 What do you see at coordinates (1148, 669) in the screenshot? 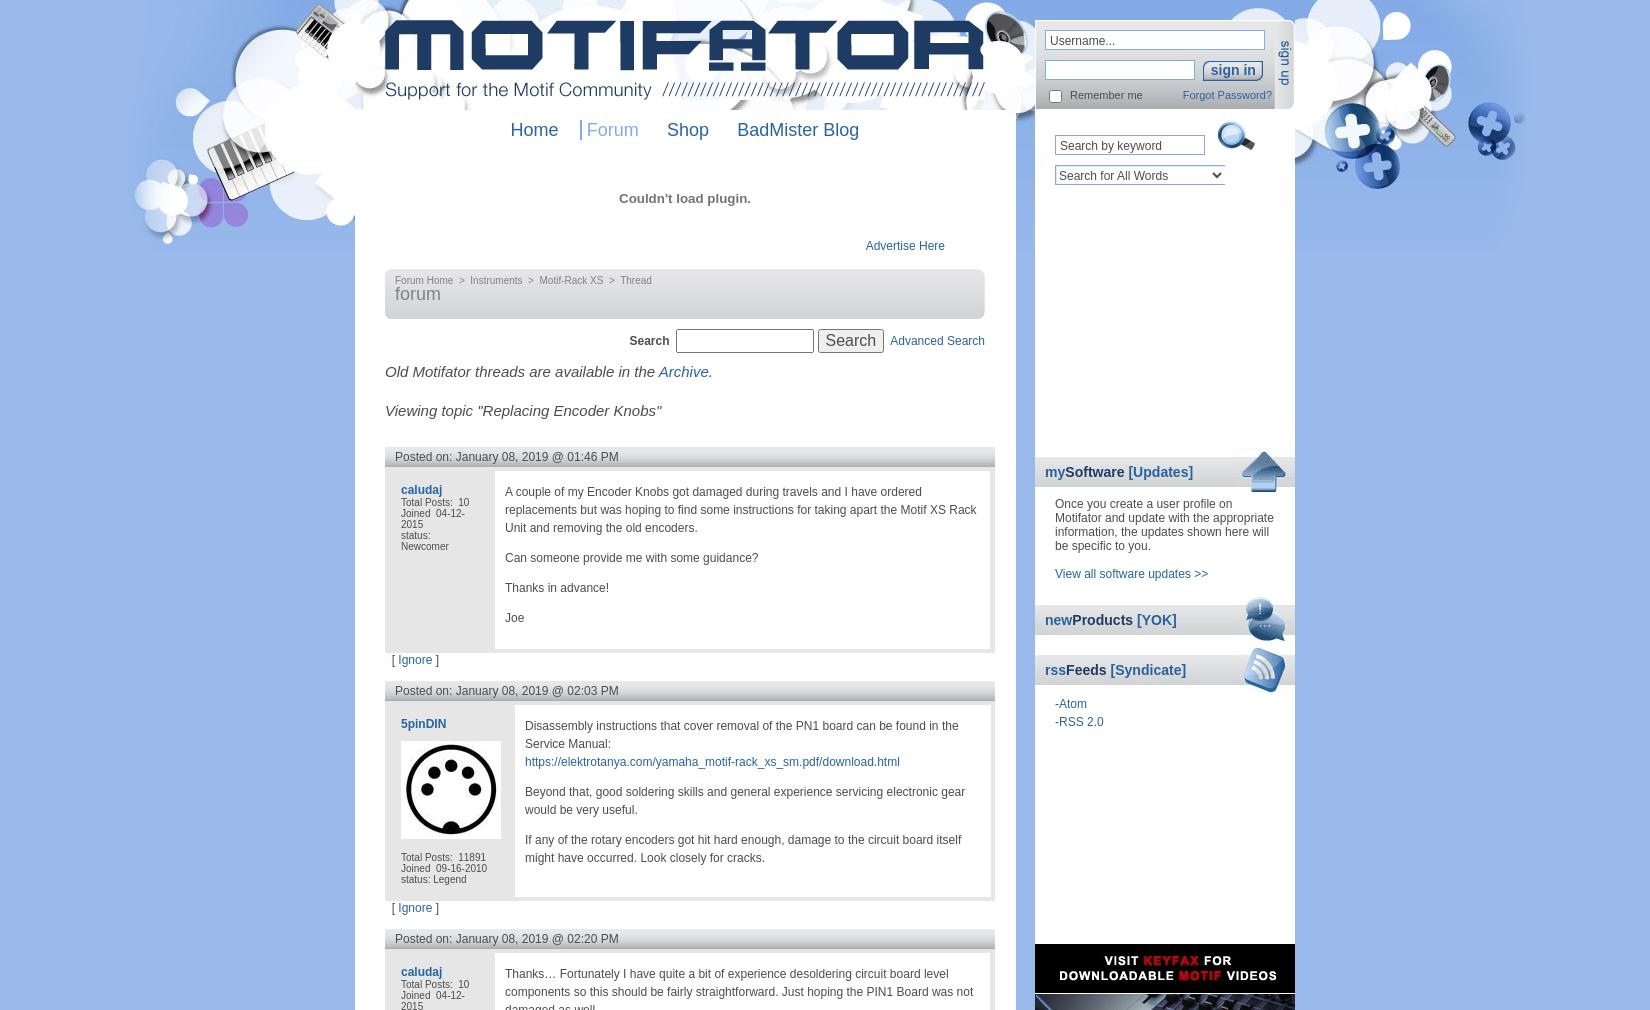
I see `'[Syndicate]'` at bounding box center [1148, 669].